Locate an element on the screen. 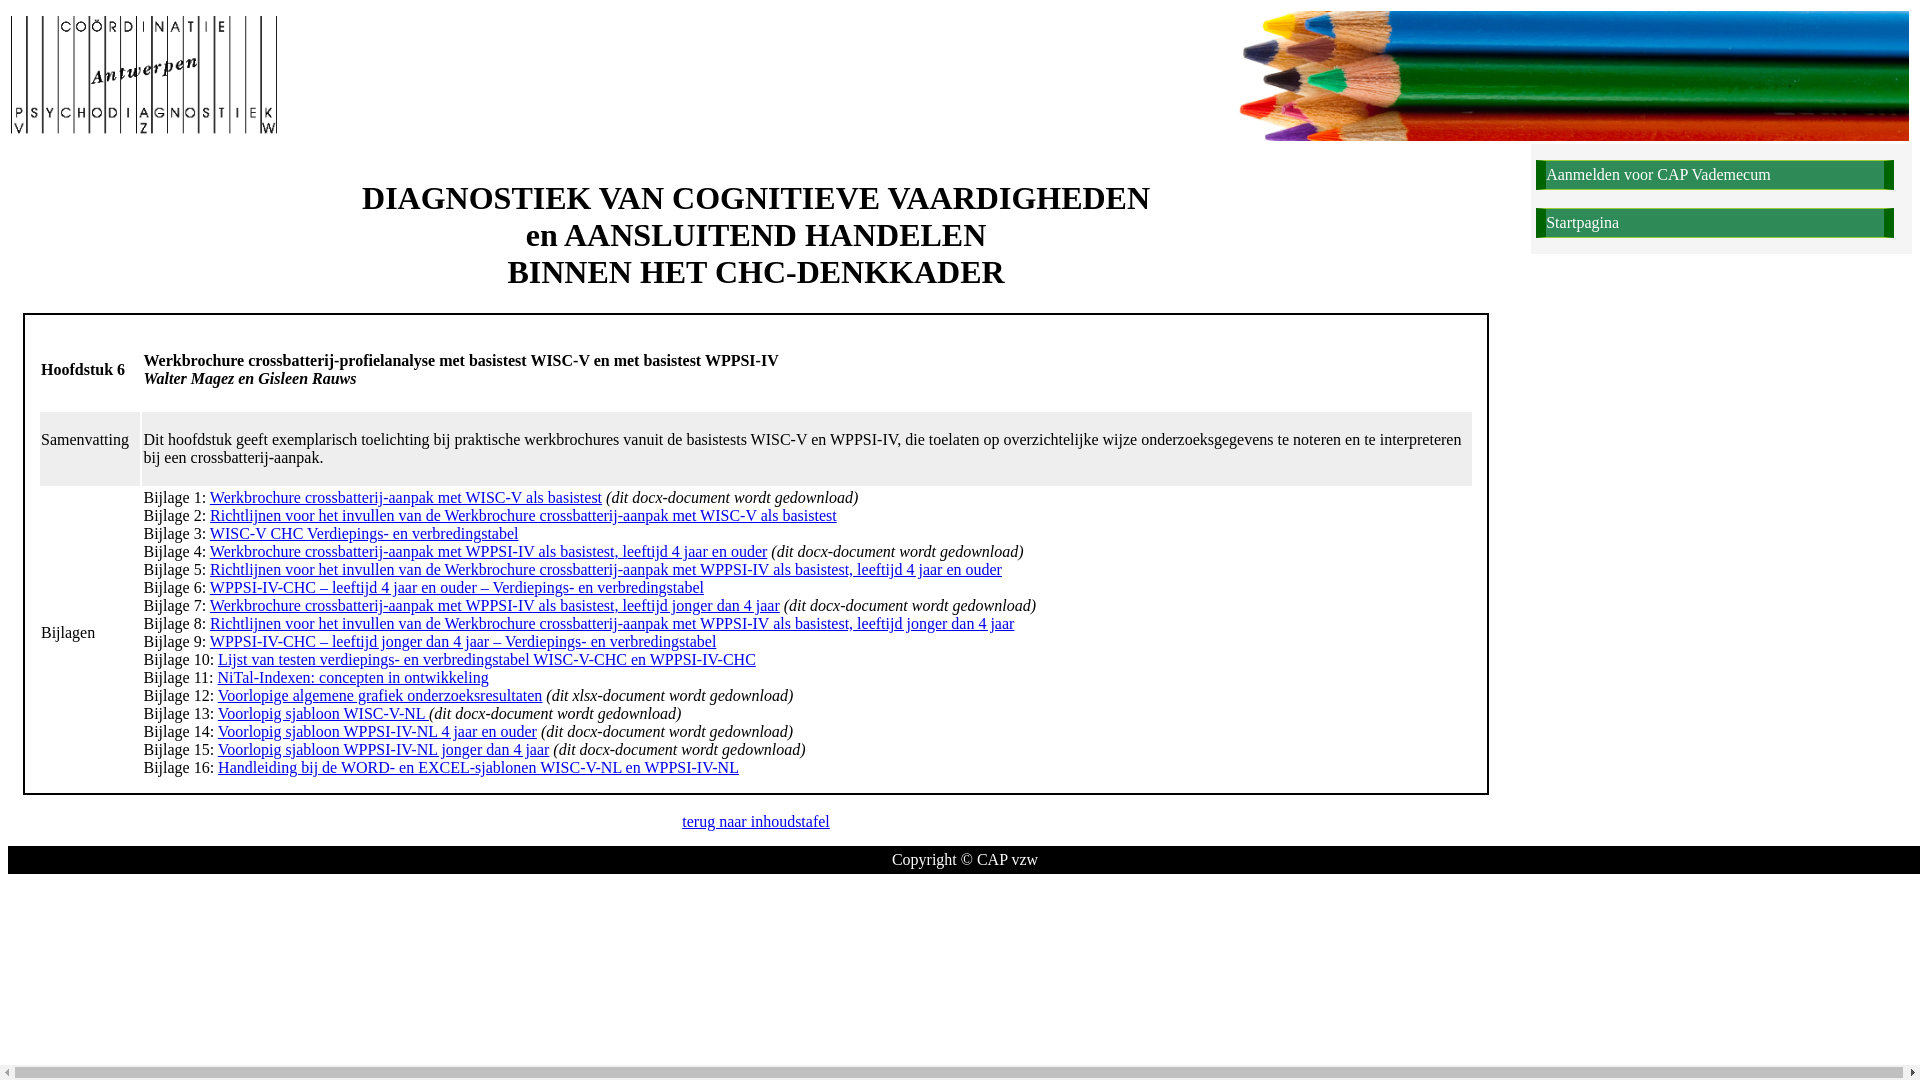 The height and width of the screenshot is (1080, 1920). 'WISC-V CHC Verdiepings- en verbredingstabel' is located at coordinates (364, 532).